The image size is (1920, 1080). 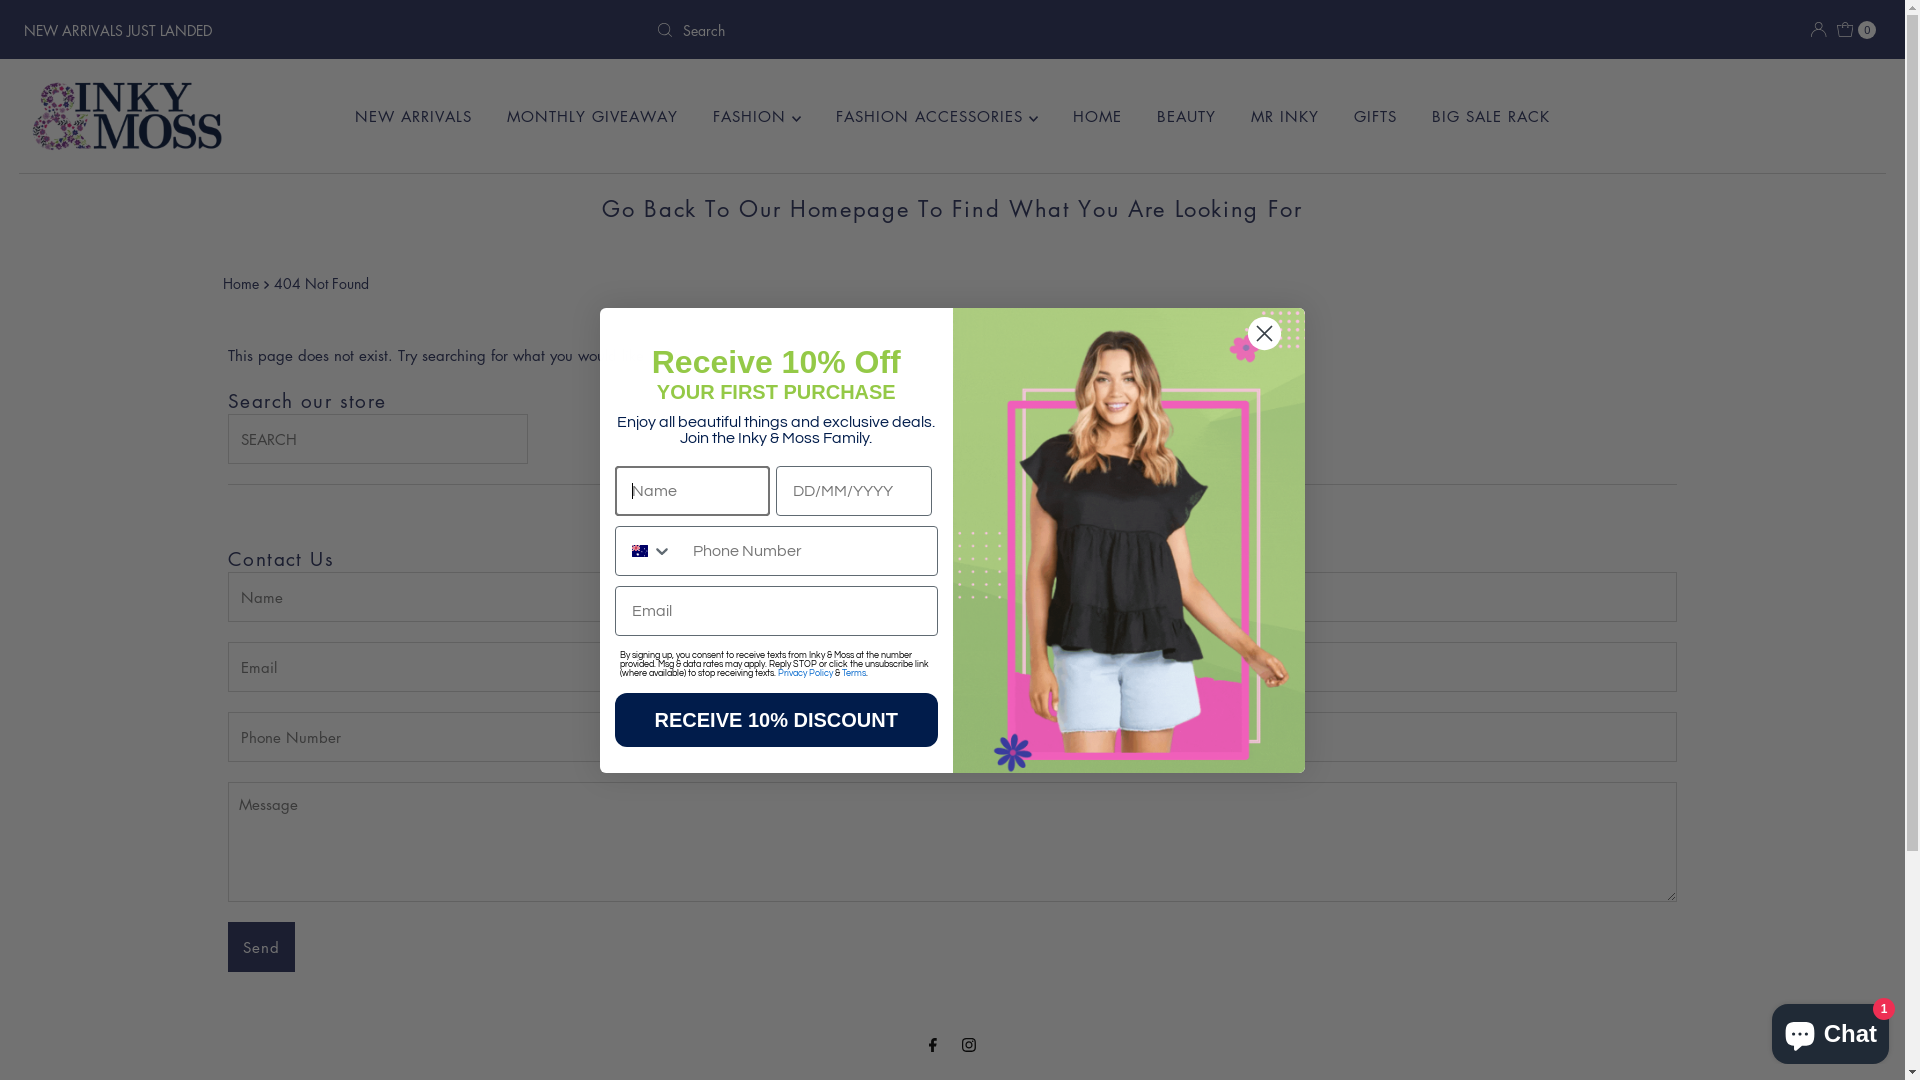 I want to click on 'Australia', so click(x=638, y=550).